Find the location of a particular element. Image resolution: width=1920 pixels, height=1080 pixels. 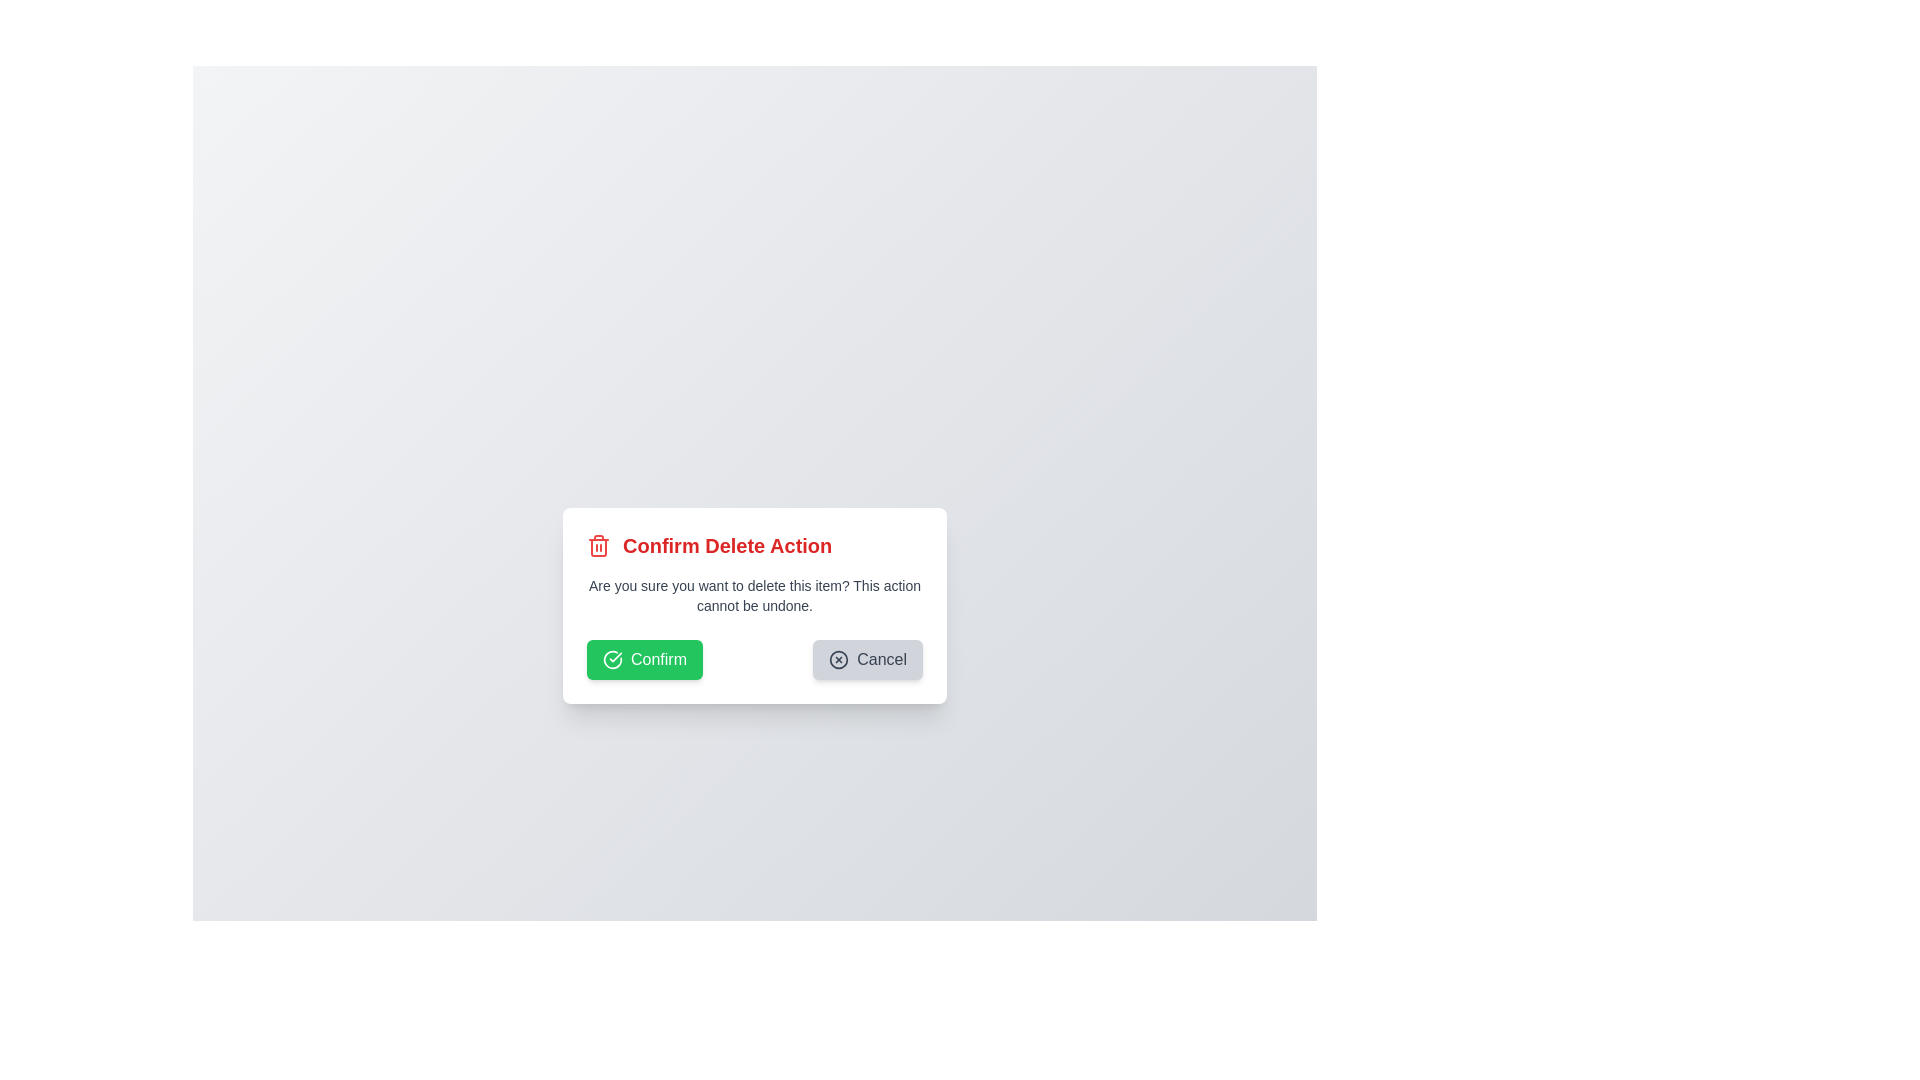

the 'Cancel' button with a light gray background and dark gray text, located to the right of the 'Confirm' button in the modal dialog box is located at coordinates (868, 659).